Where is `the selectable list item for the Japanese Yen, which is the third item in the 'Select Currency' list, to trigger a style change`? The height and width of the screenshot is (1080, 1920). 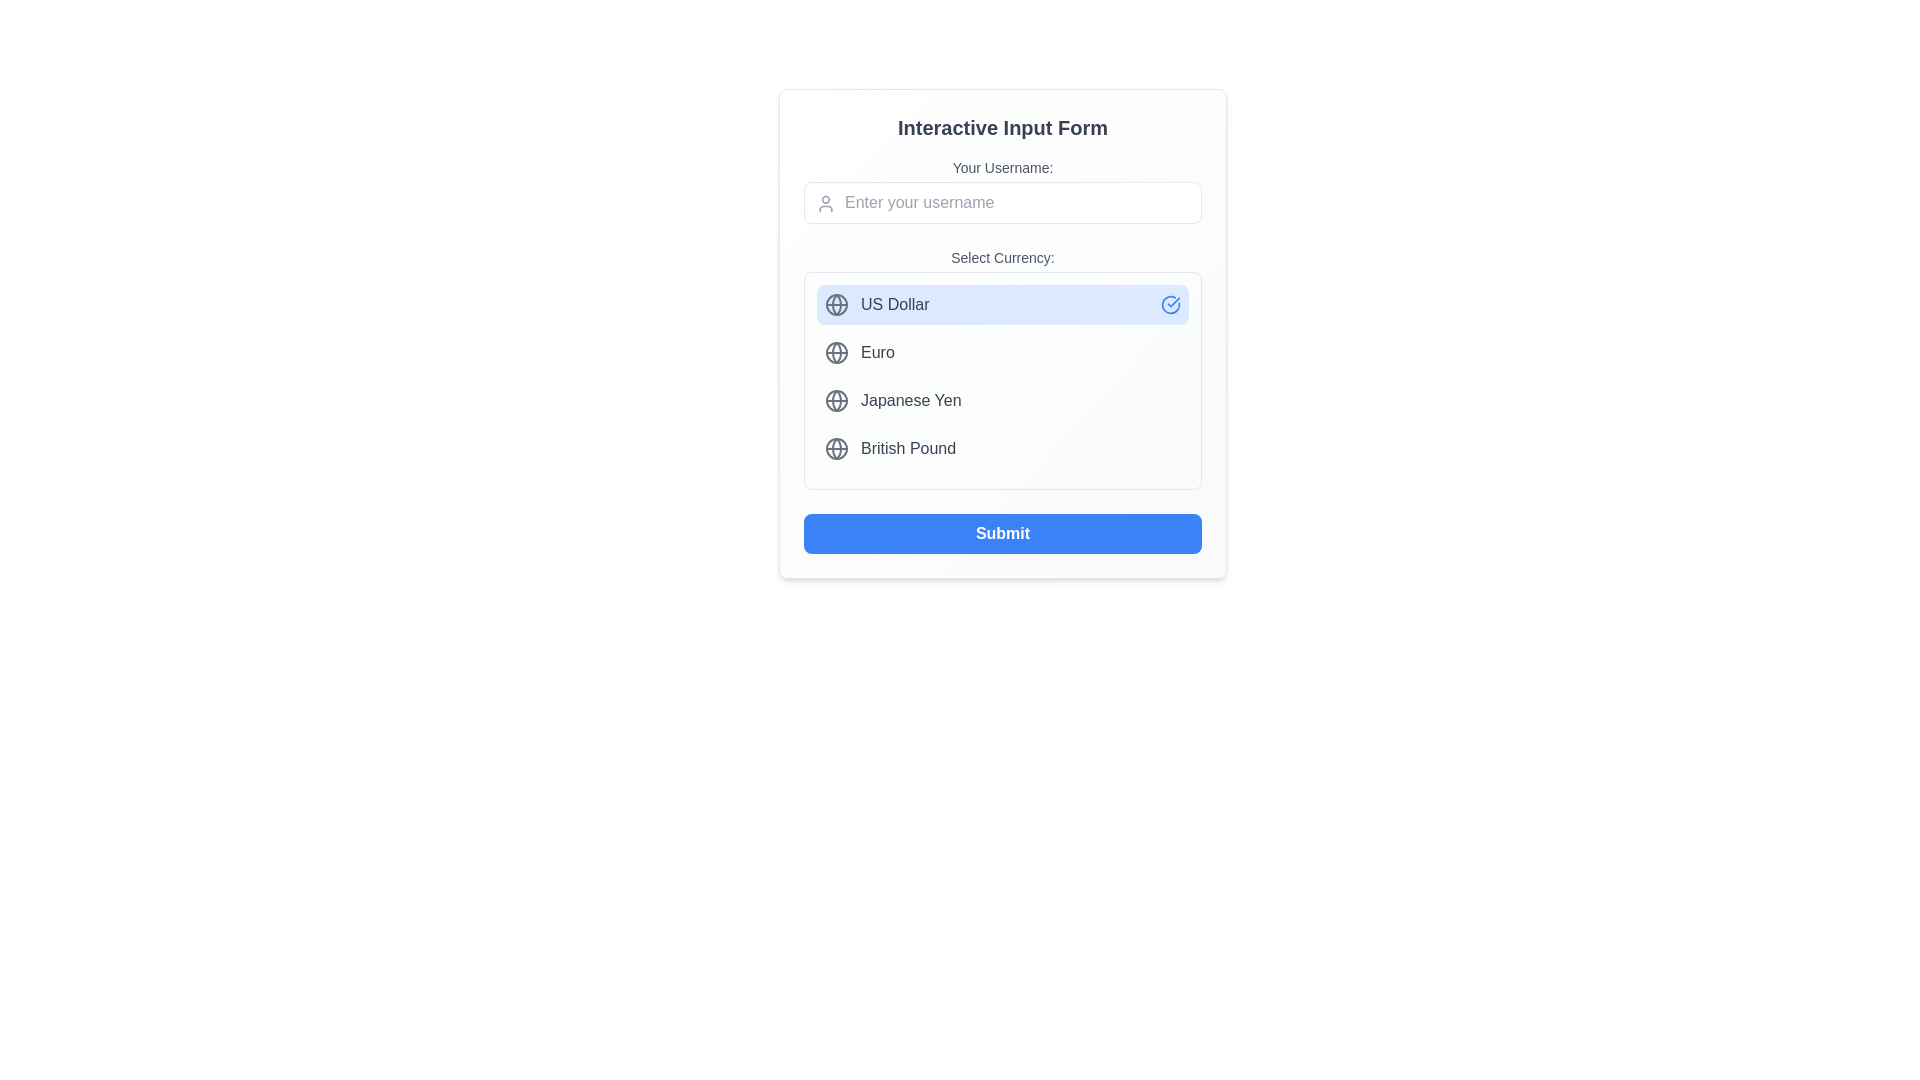 the selectable list item for the Japanese Yen, which is the third item in the 'Select Currency' list, to trigger a style change is located at coordinates (1003, 401).